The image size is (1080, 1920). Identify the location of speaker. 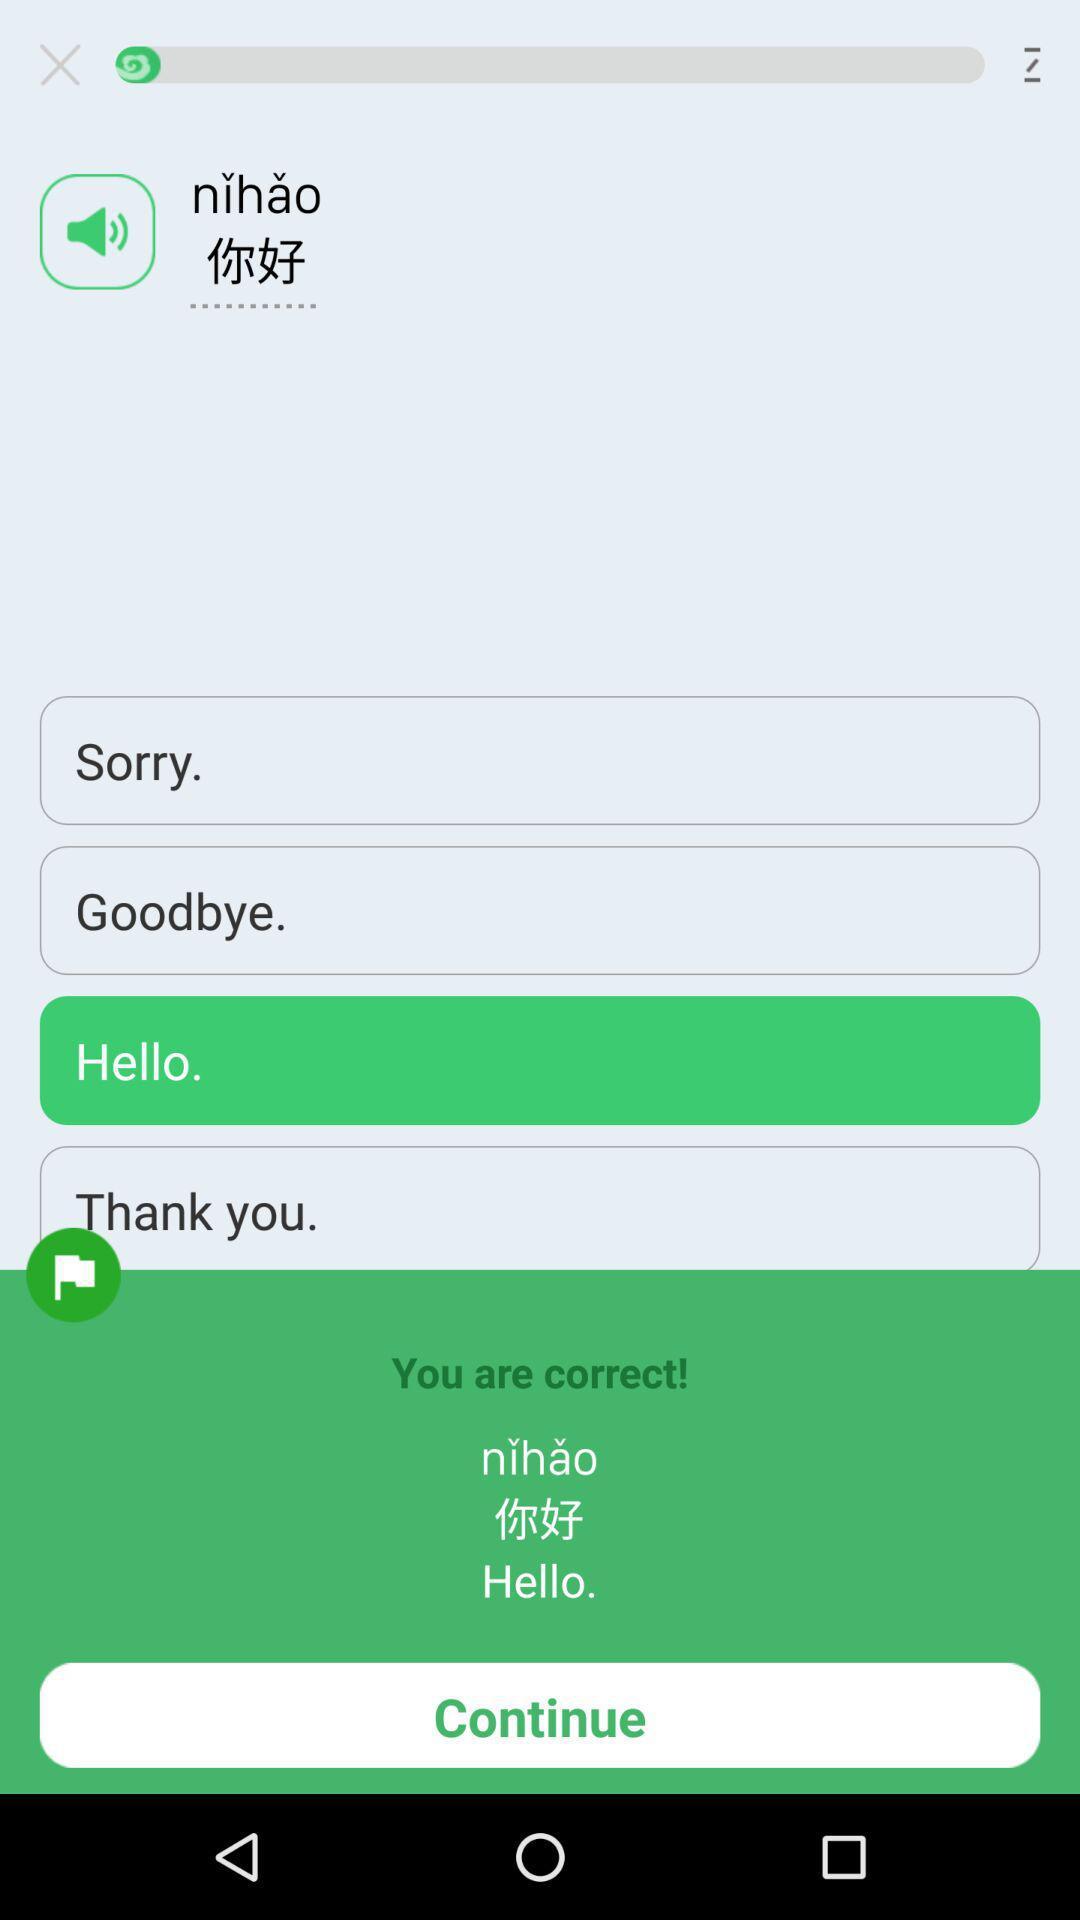
(97, 231).